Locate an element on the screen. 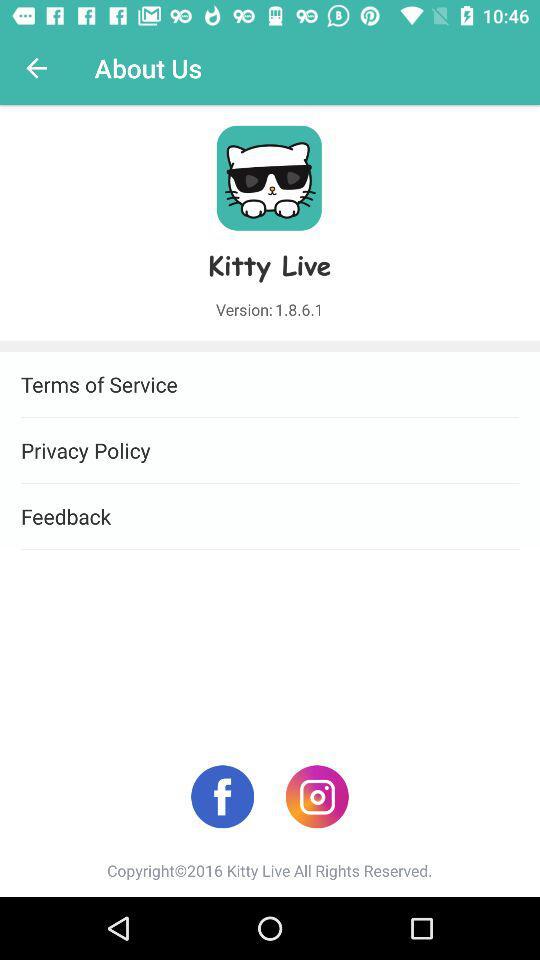  share to facebook is located at coordinates (221, 796).